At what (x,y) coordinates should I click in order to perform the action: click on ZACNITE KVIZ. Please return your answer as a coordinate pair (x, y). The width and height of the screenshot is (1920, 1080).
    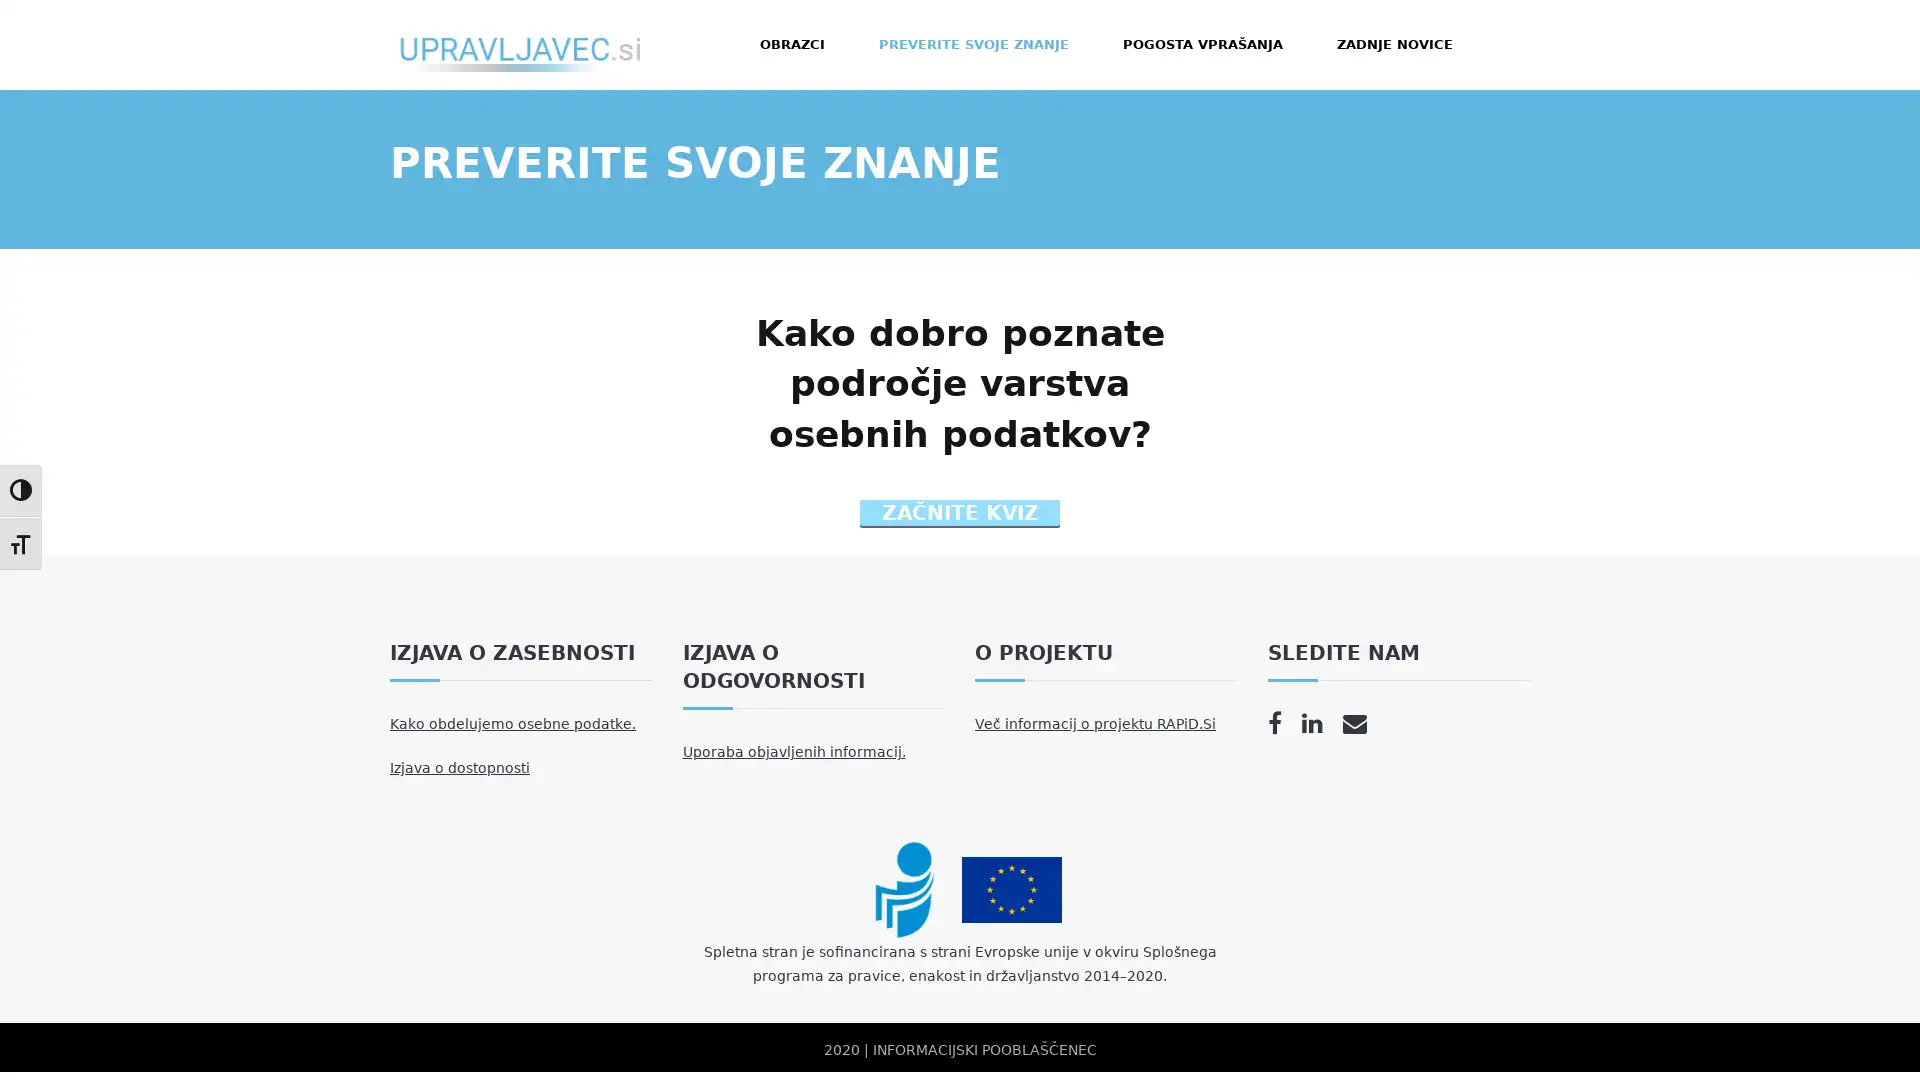
    Looking at the image, I should click on (960, 511).